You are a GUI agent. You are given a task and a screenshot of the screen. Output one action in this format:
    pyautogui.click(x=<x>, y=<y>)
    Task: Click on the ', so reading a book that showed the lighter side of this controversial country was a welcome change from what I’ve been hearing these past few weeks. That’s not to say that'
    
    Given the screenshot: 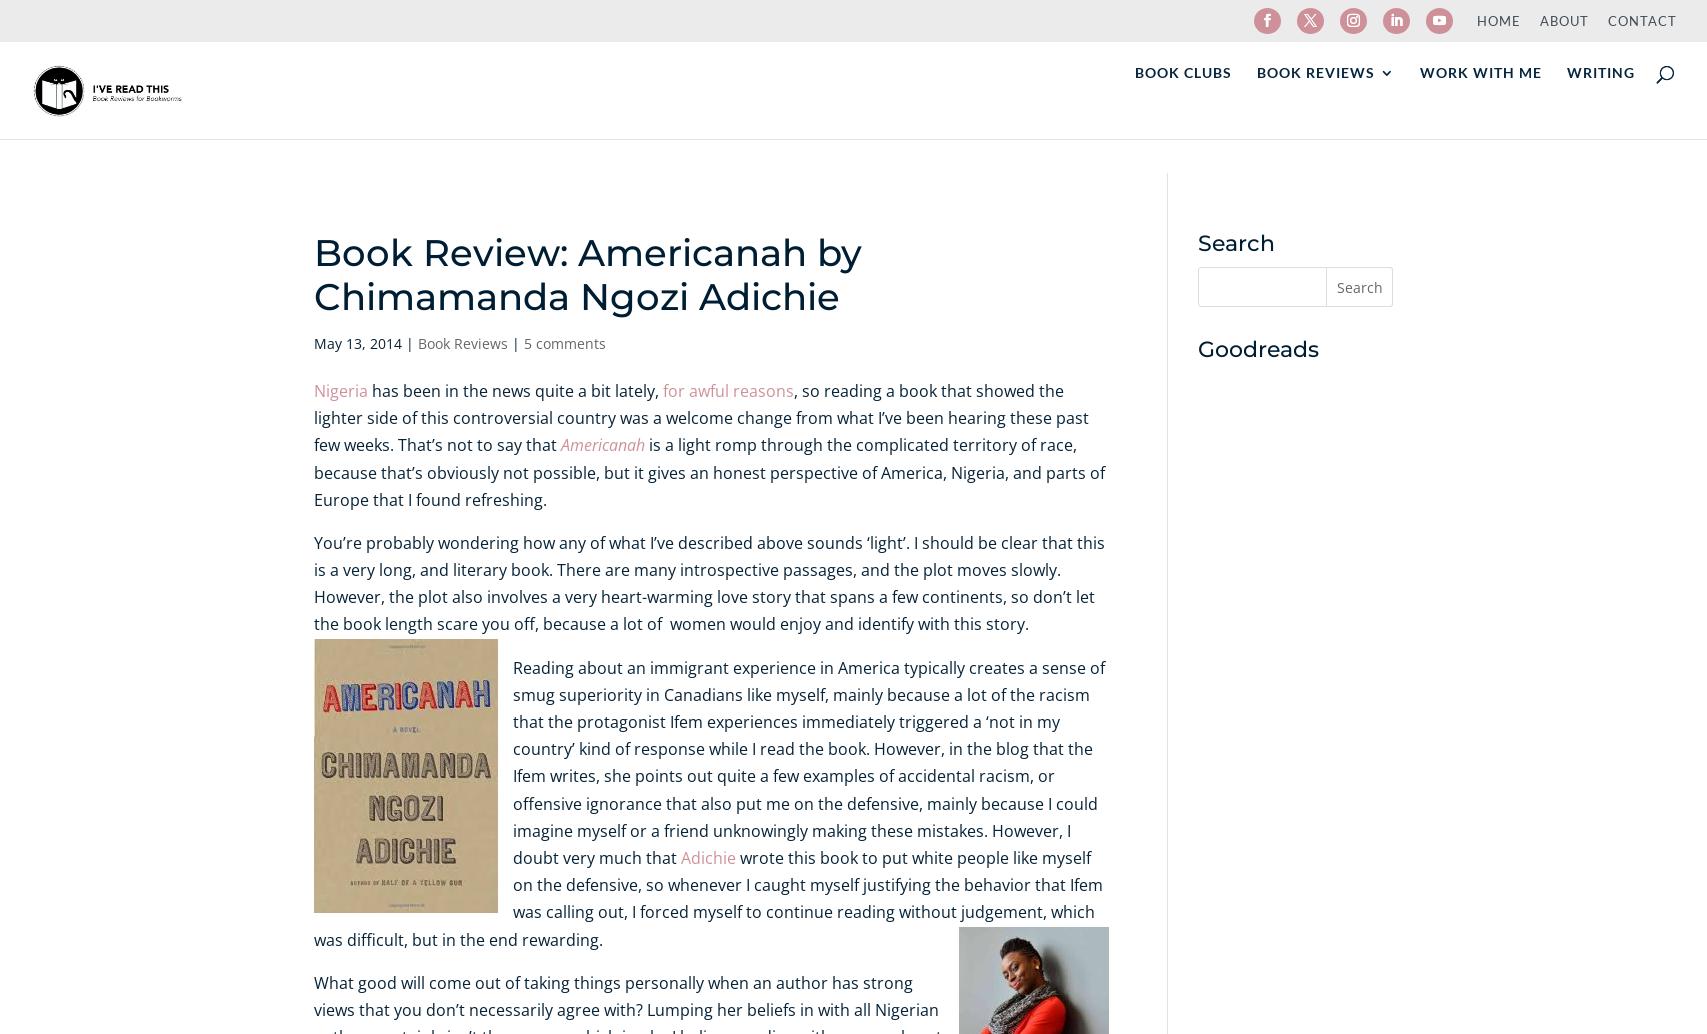 What is the action you would take?
    pyautogui.click(x=700, y=416)
    